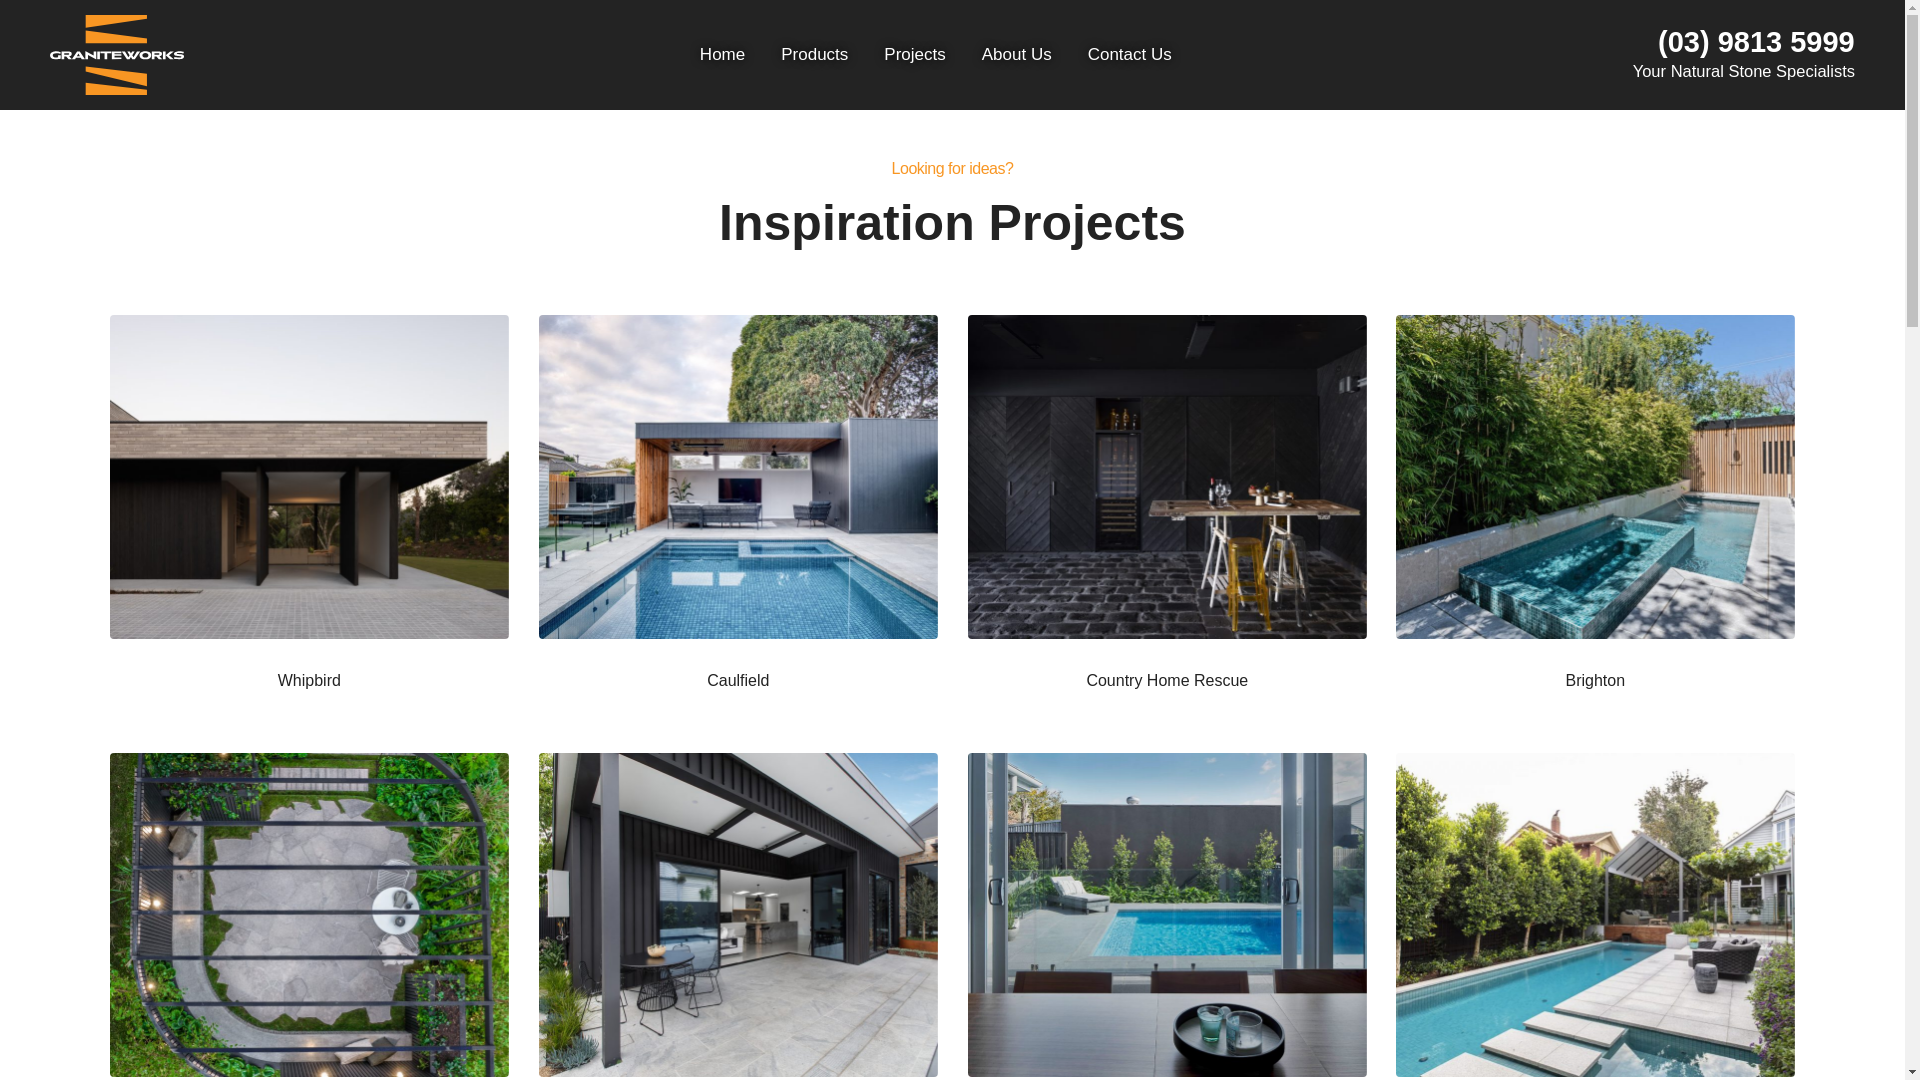 The image size is (1920, 1080). Describe the element at coordinates (1017, 53) in the screenshot. I see `'About Us'` at that location.